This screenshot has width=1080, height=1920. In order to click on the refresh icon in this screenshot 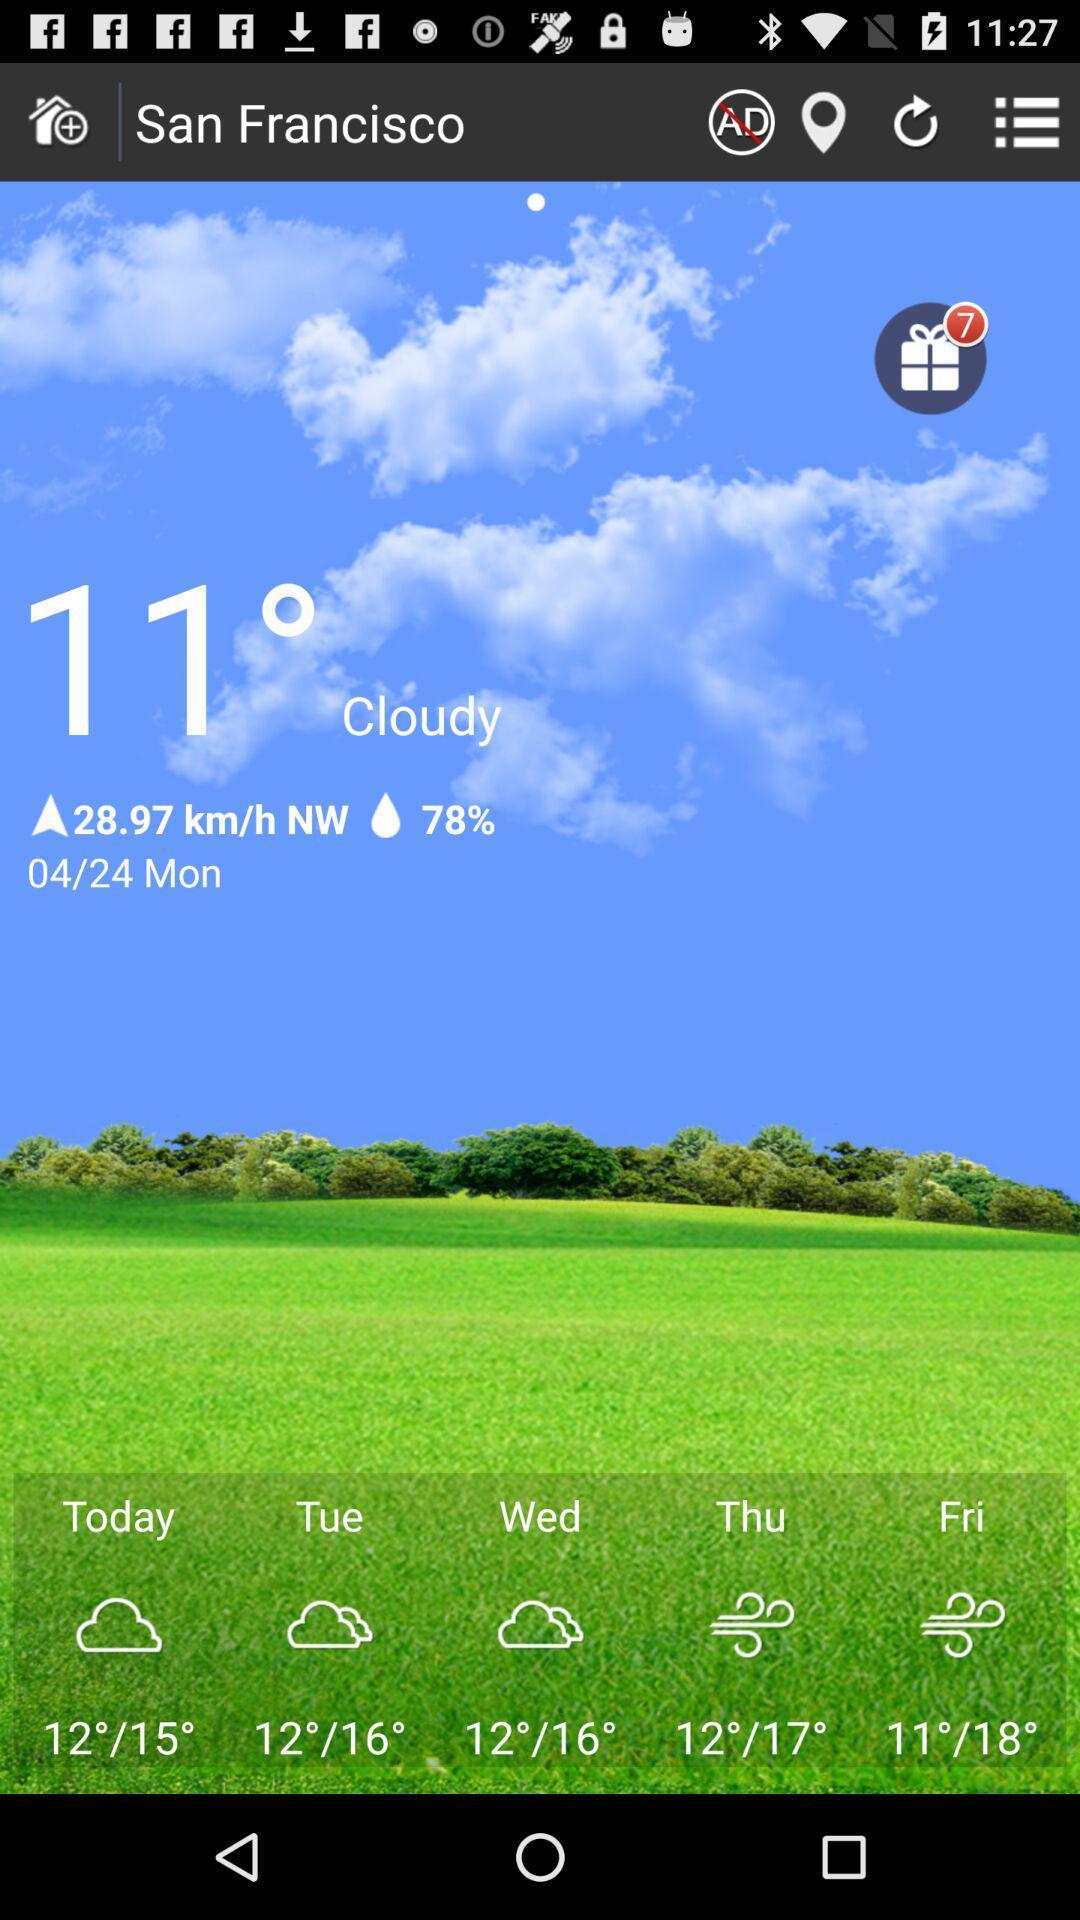, I will do `click(915, 132)`.